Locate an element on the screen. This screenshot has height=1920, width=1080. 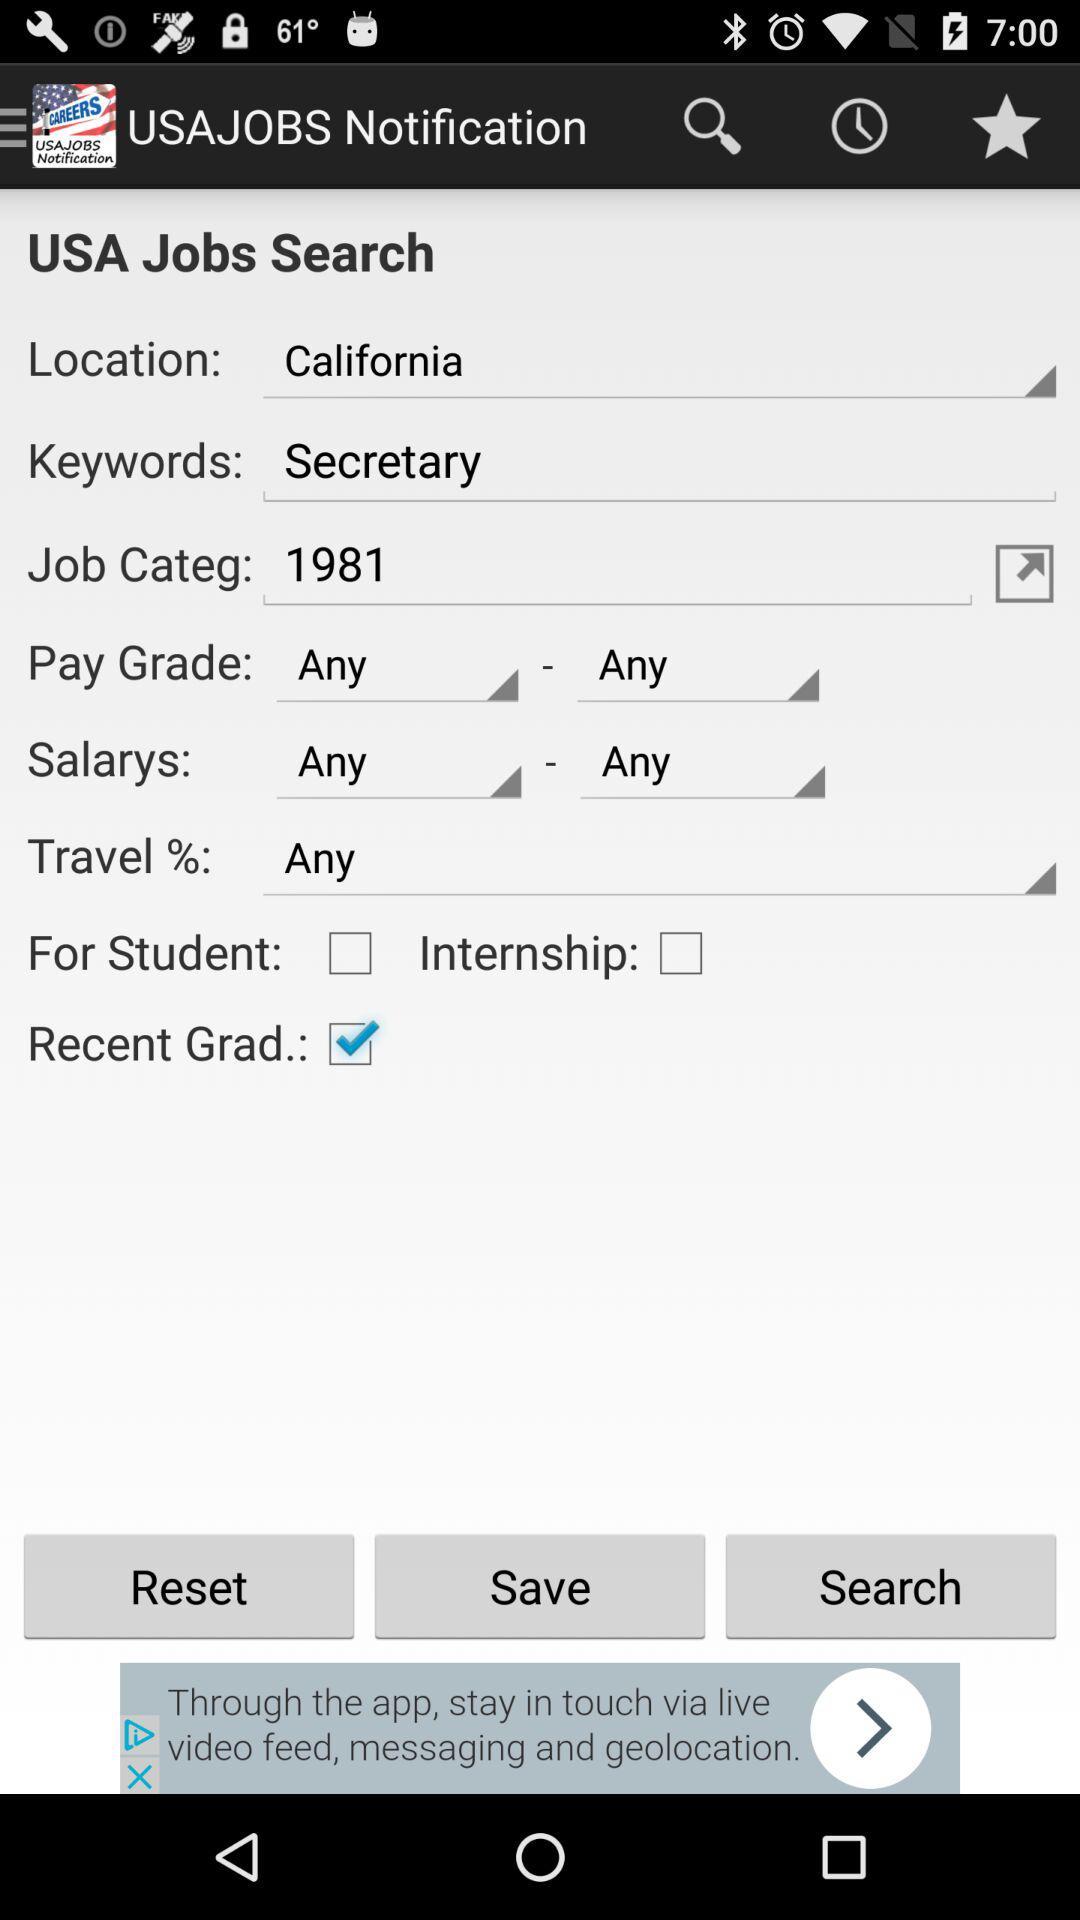
the intership is located at coordinates (680, 952).